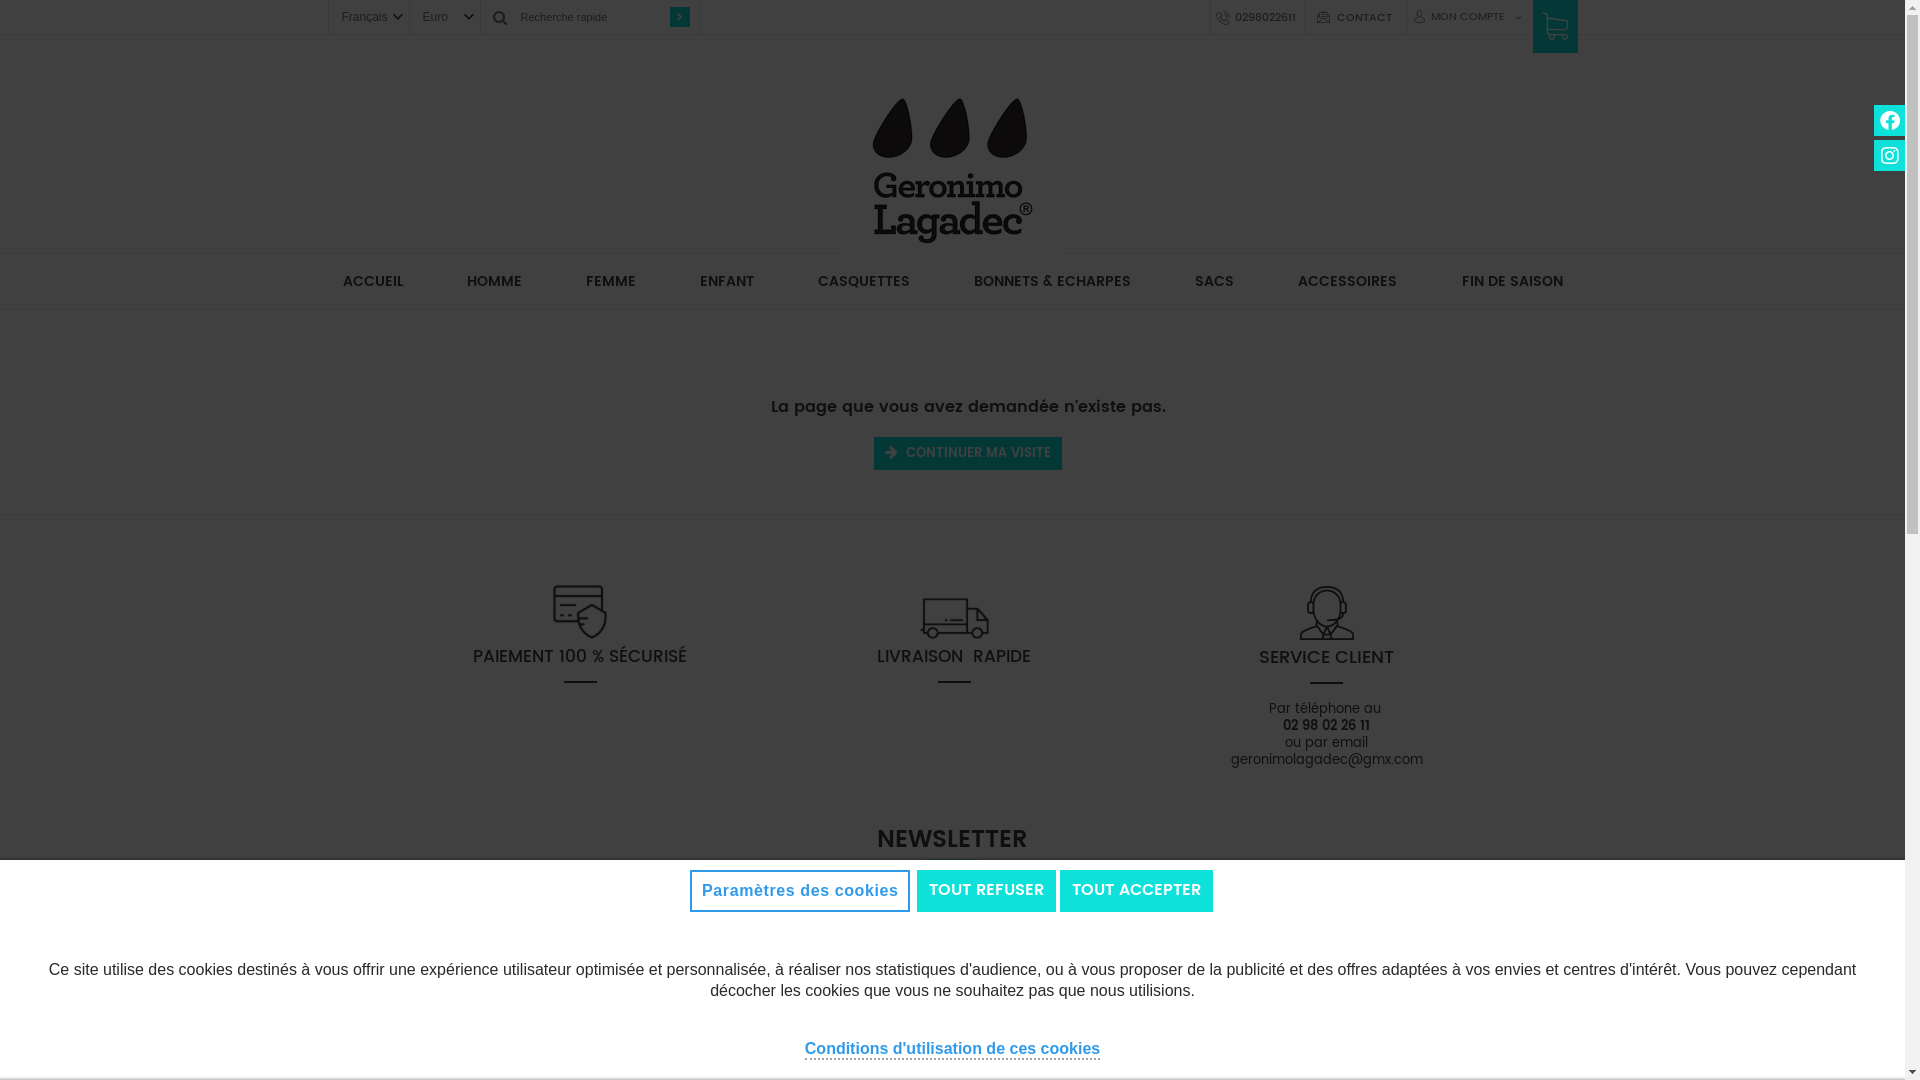 The image size is (1920, 1080). Describe the element at coordinates (986, 889) in the screenshot. I see `'TOUT REFUSER'` at that location.